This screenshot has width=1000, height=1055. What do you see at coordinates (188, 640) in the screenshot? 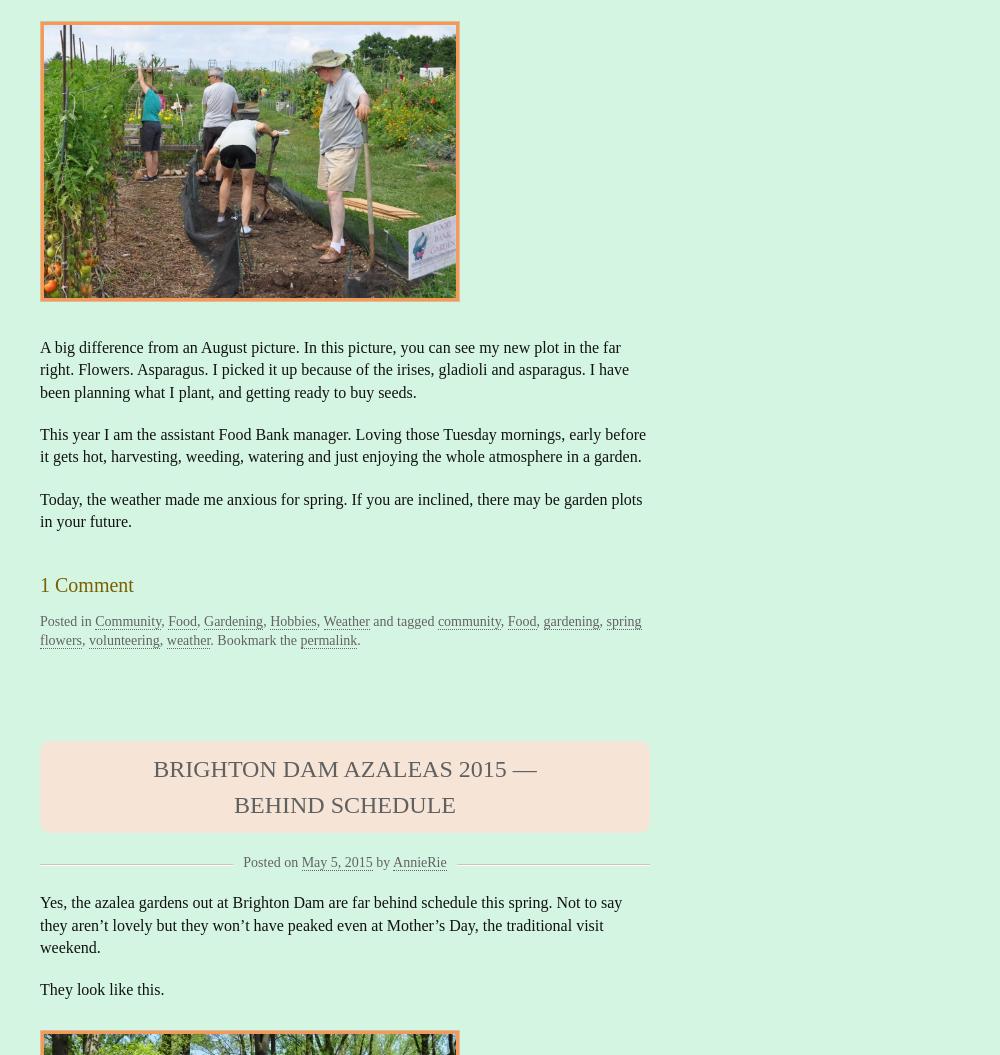
I see `'weather'` at bounding box center [188, 640].